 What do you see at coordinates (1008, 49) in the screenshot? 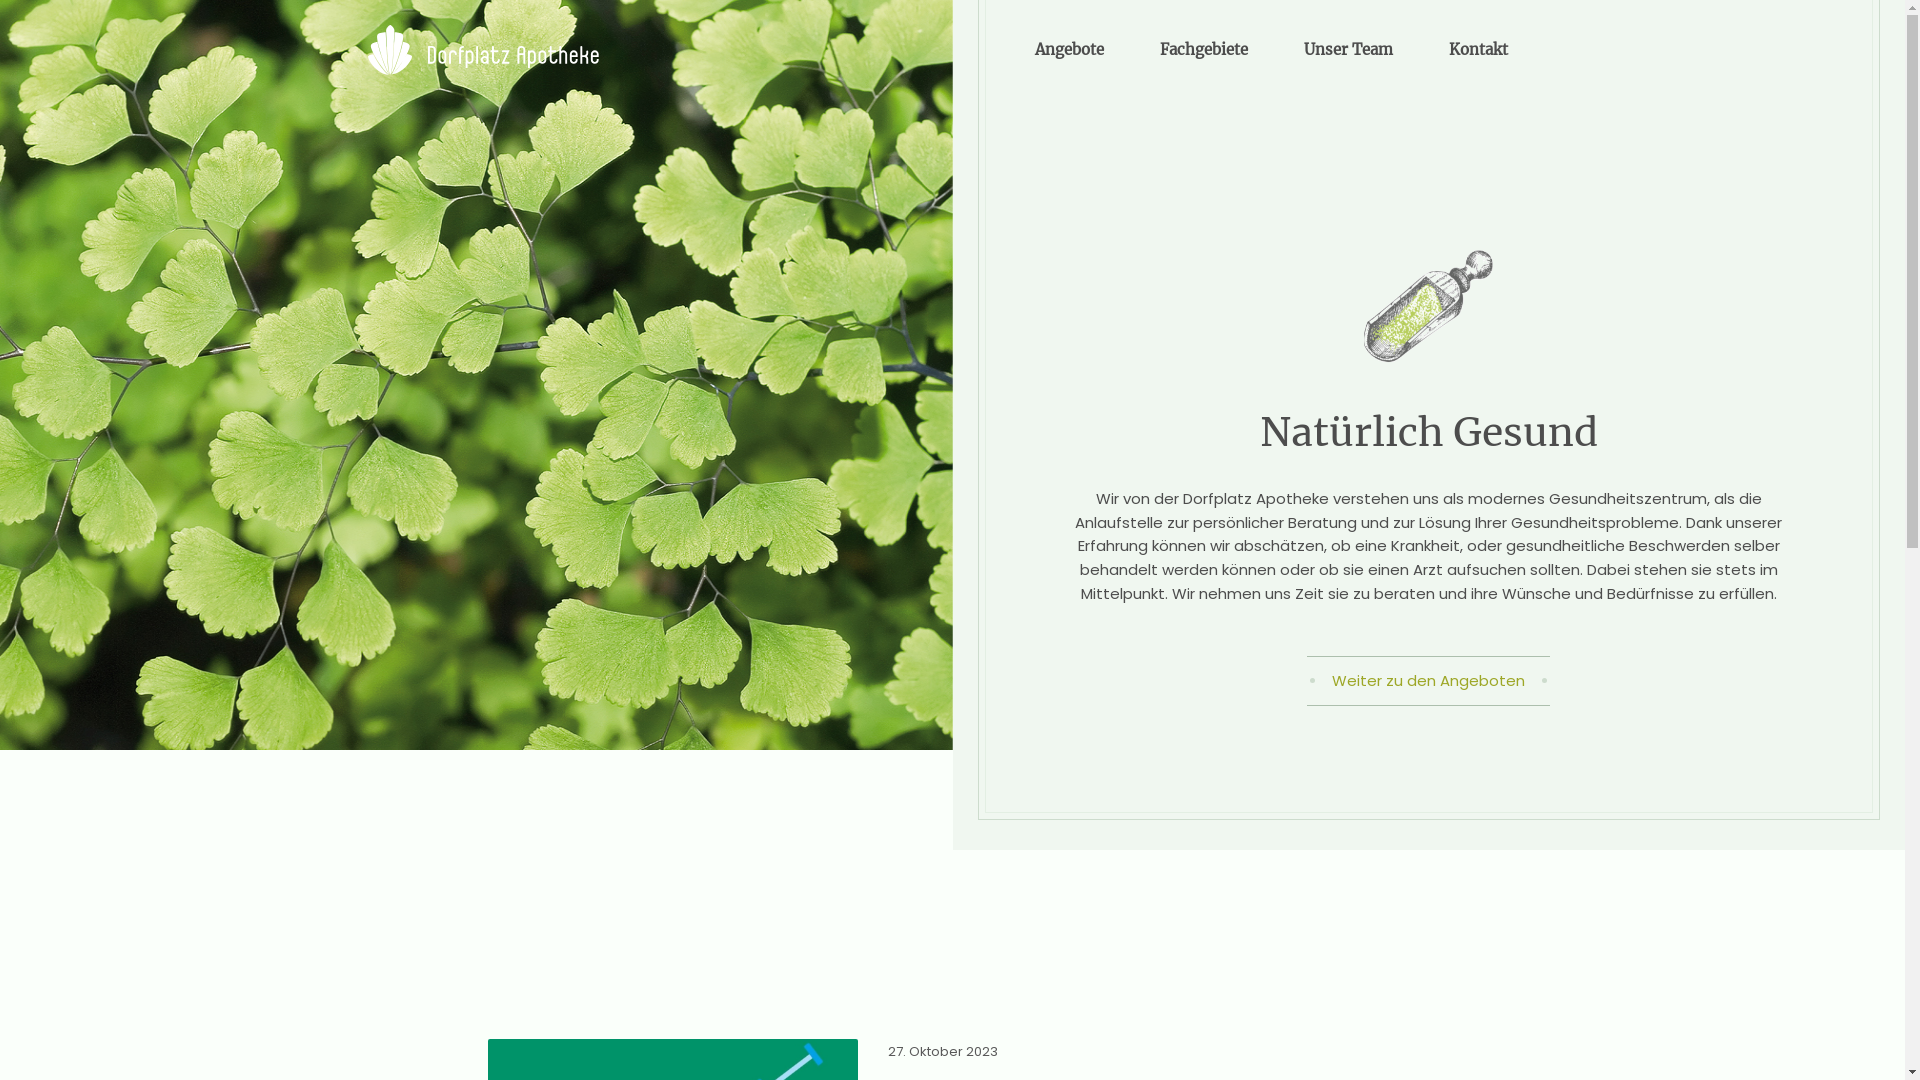
I see `'Angebote'` at bounding box center [1008, 49].